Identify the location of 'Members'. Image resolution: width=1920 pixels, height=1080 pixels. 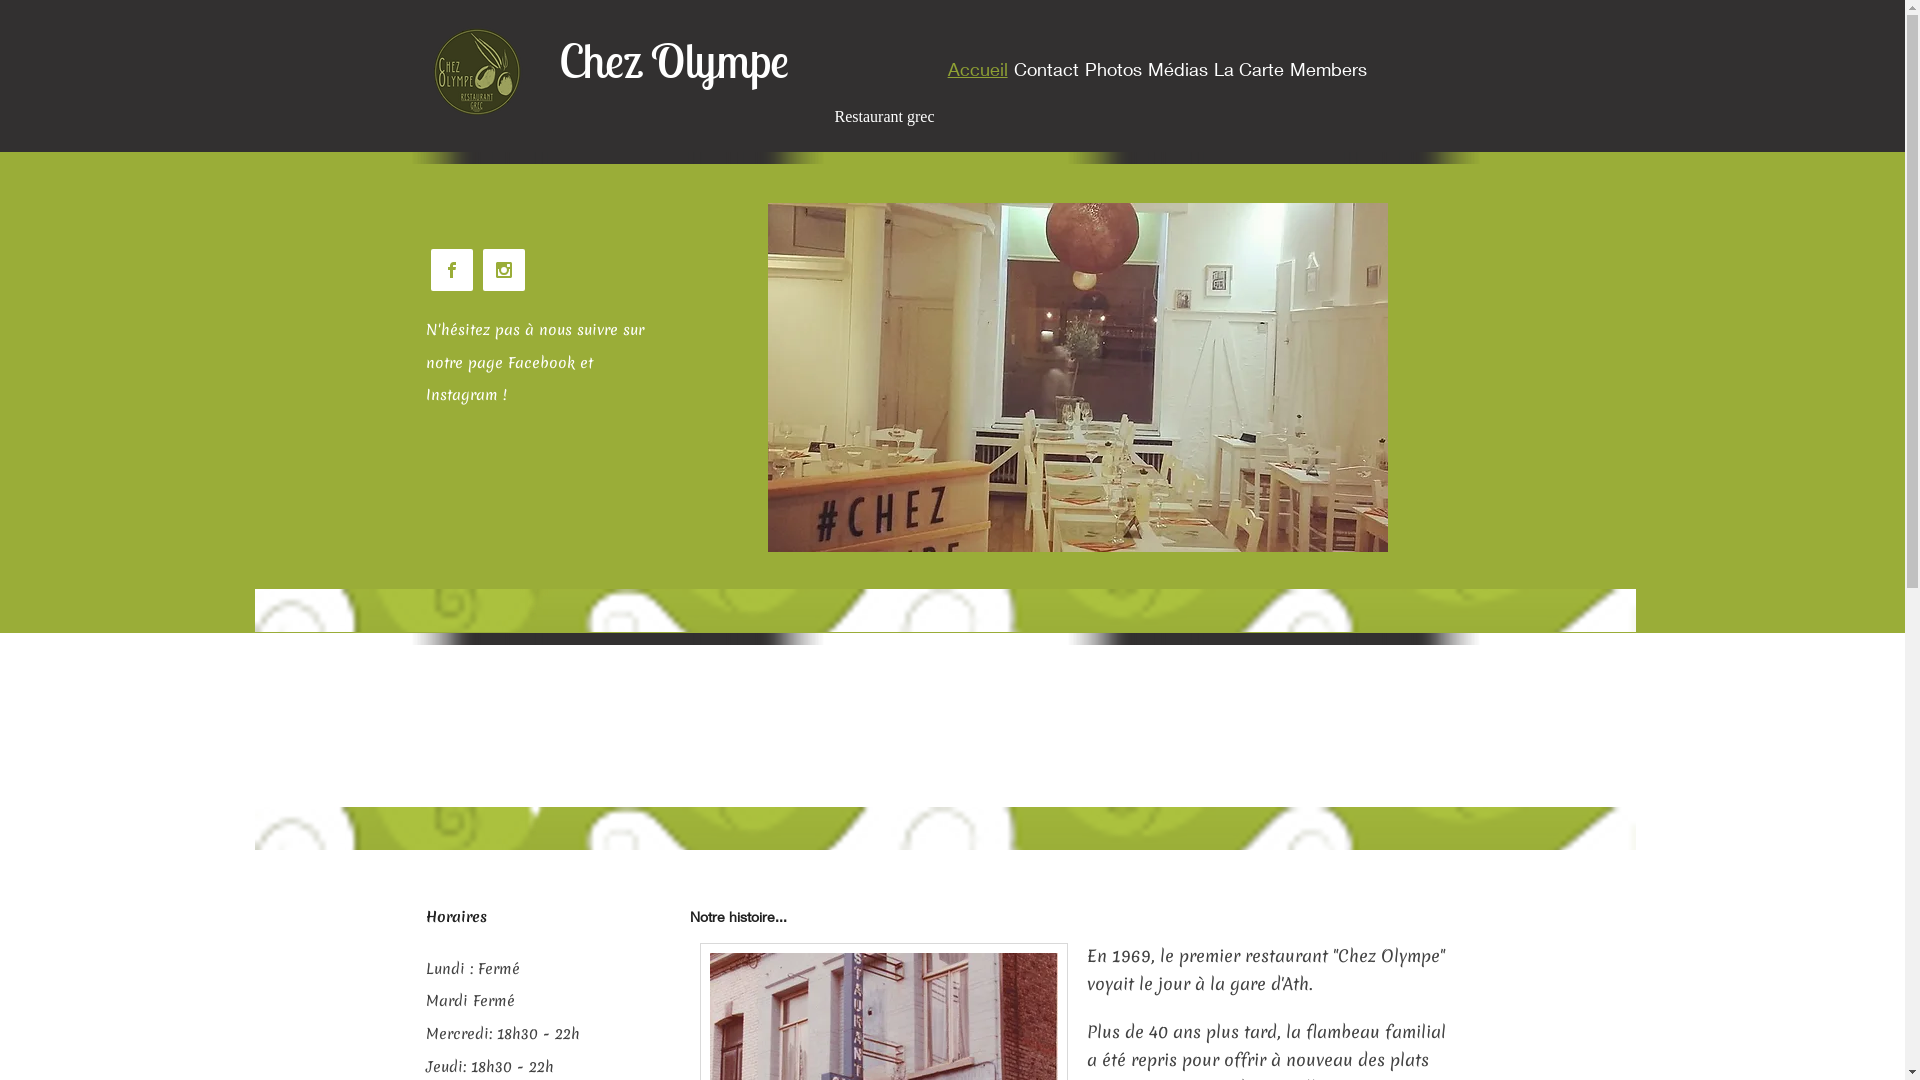
(1328, 68).